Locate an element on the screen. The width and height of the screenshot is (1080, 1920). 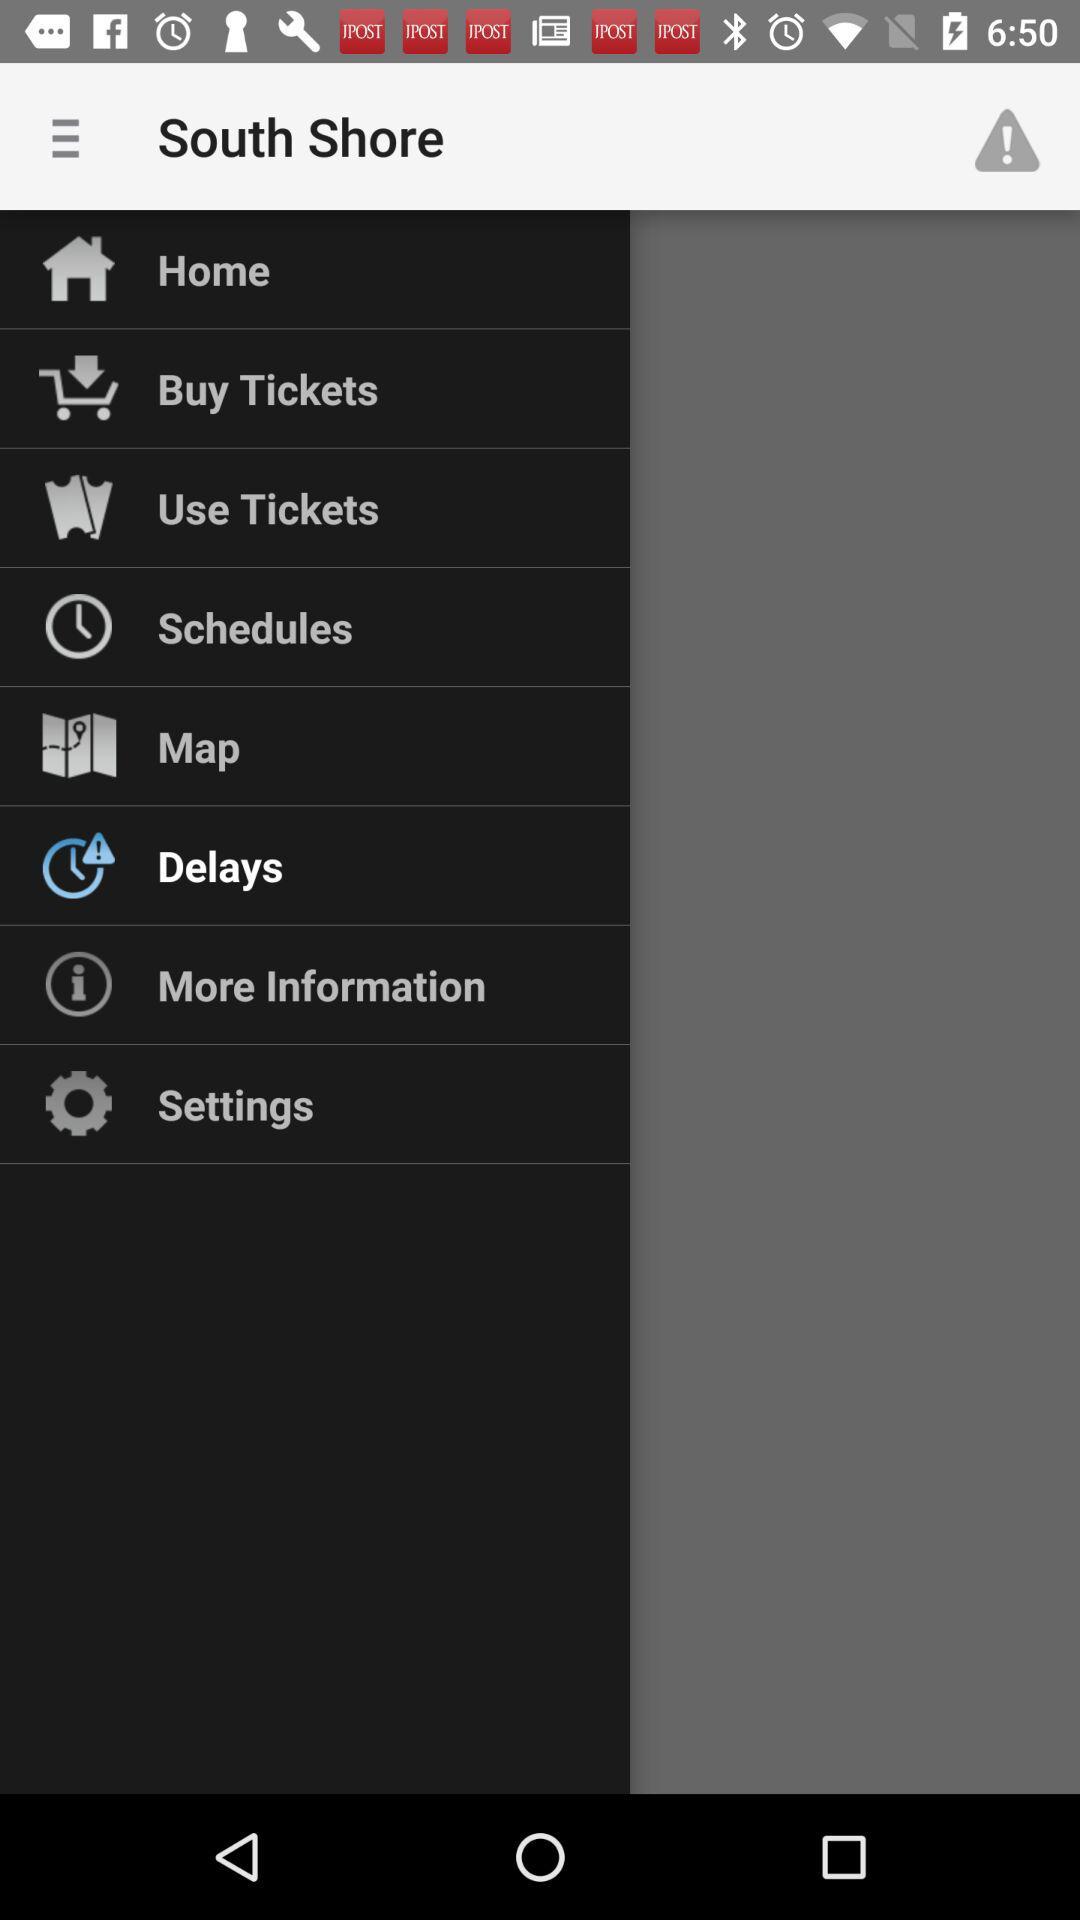
the app to the right of south shore app is located at coordinates (1017, 135).